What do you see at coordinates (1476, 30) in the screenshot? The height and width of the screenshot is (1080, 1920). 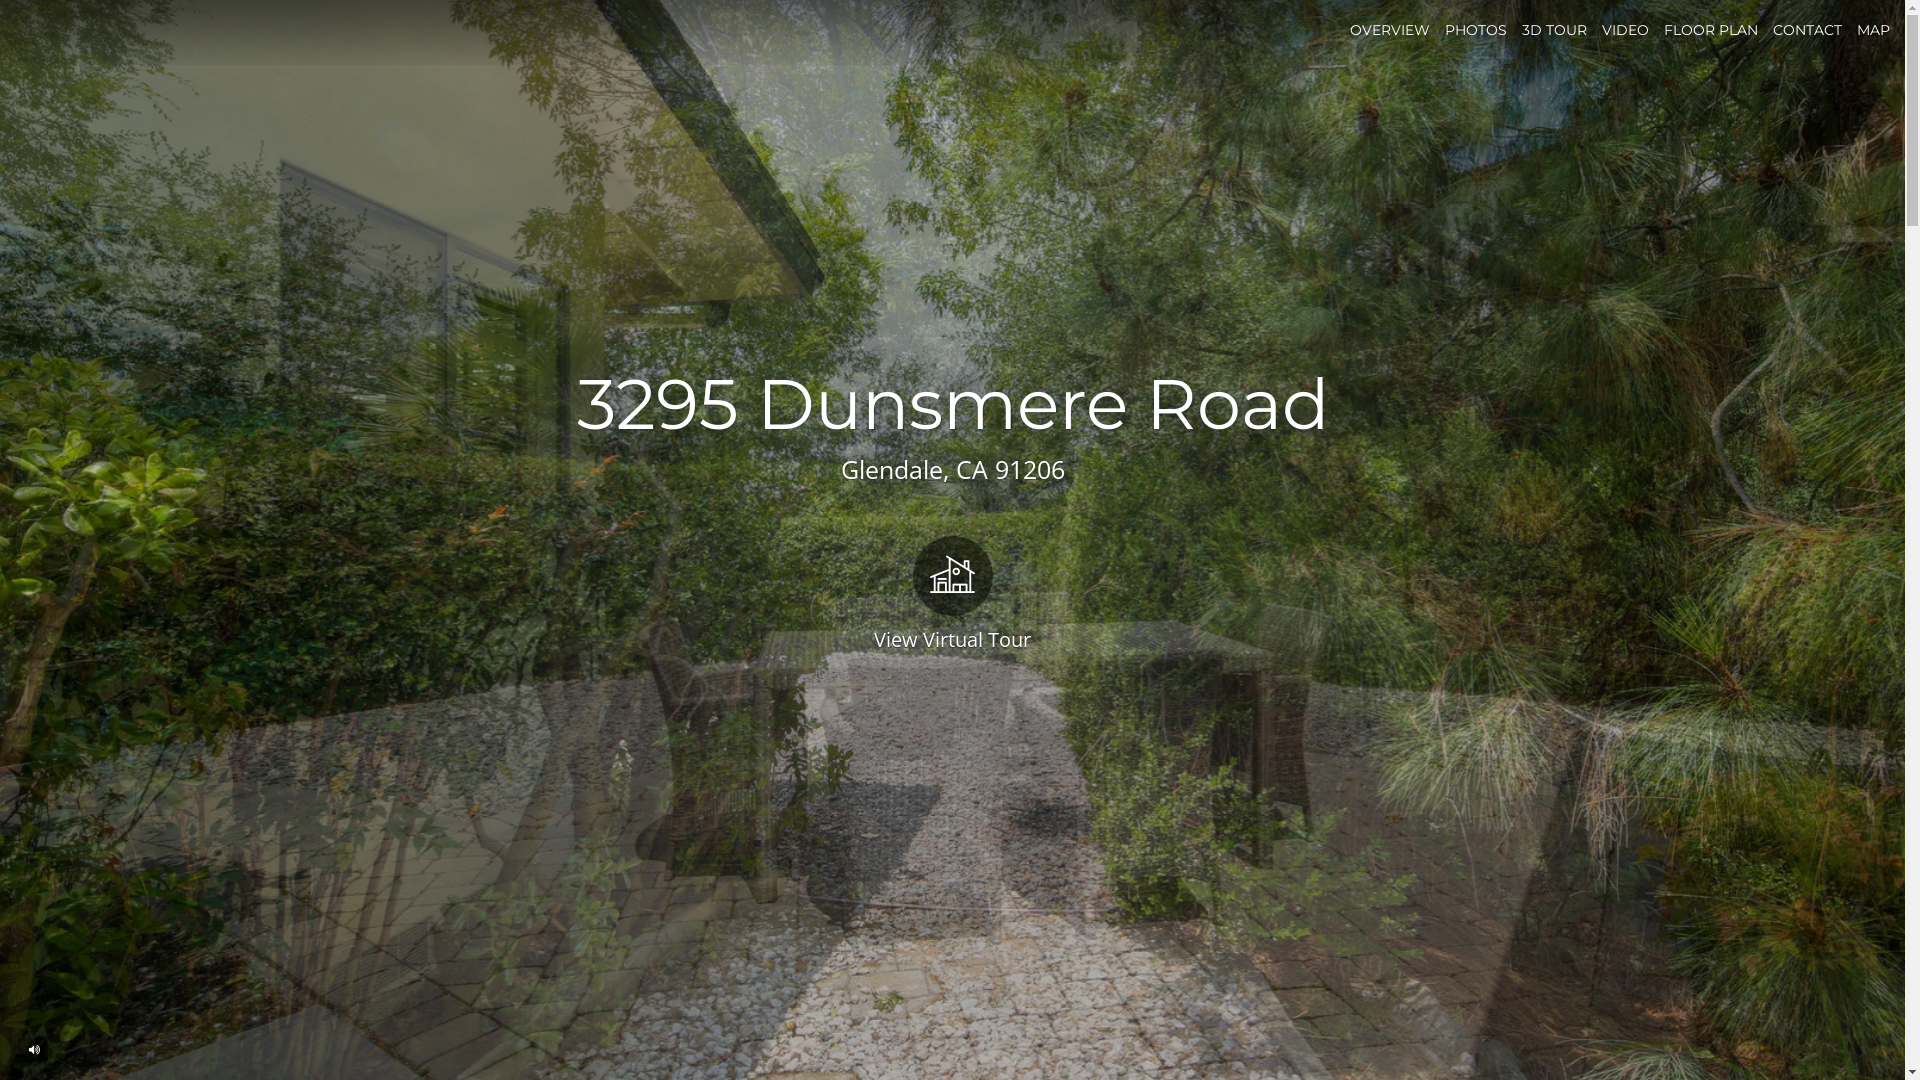 I see `'PHOTOS'` at bounding box center [1476, 30].